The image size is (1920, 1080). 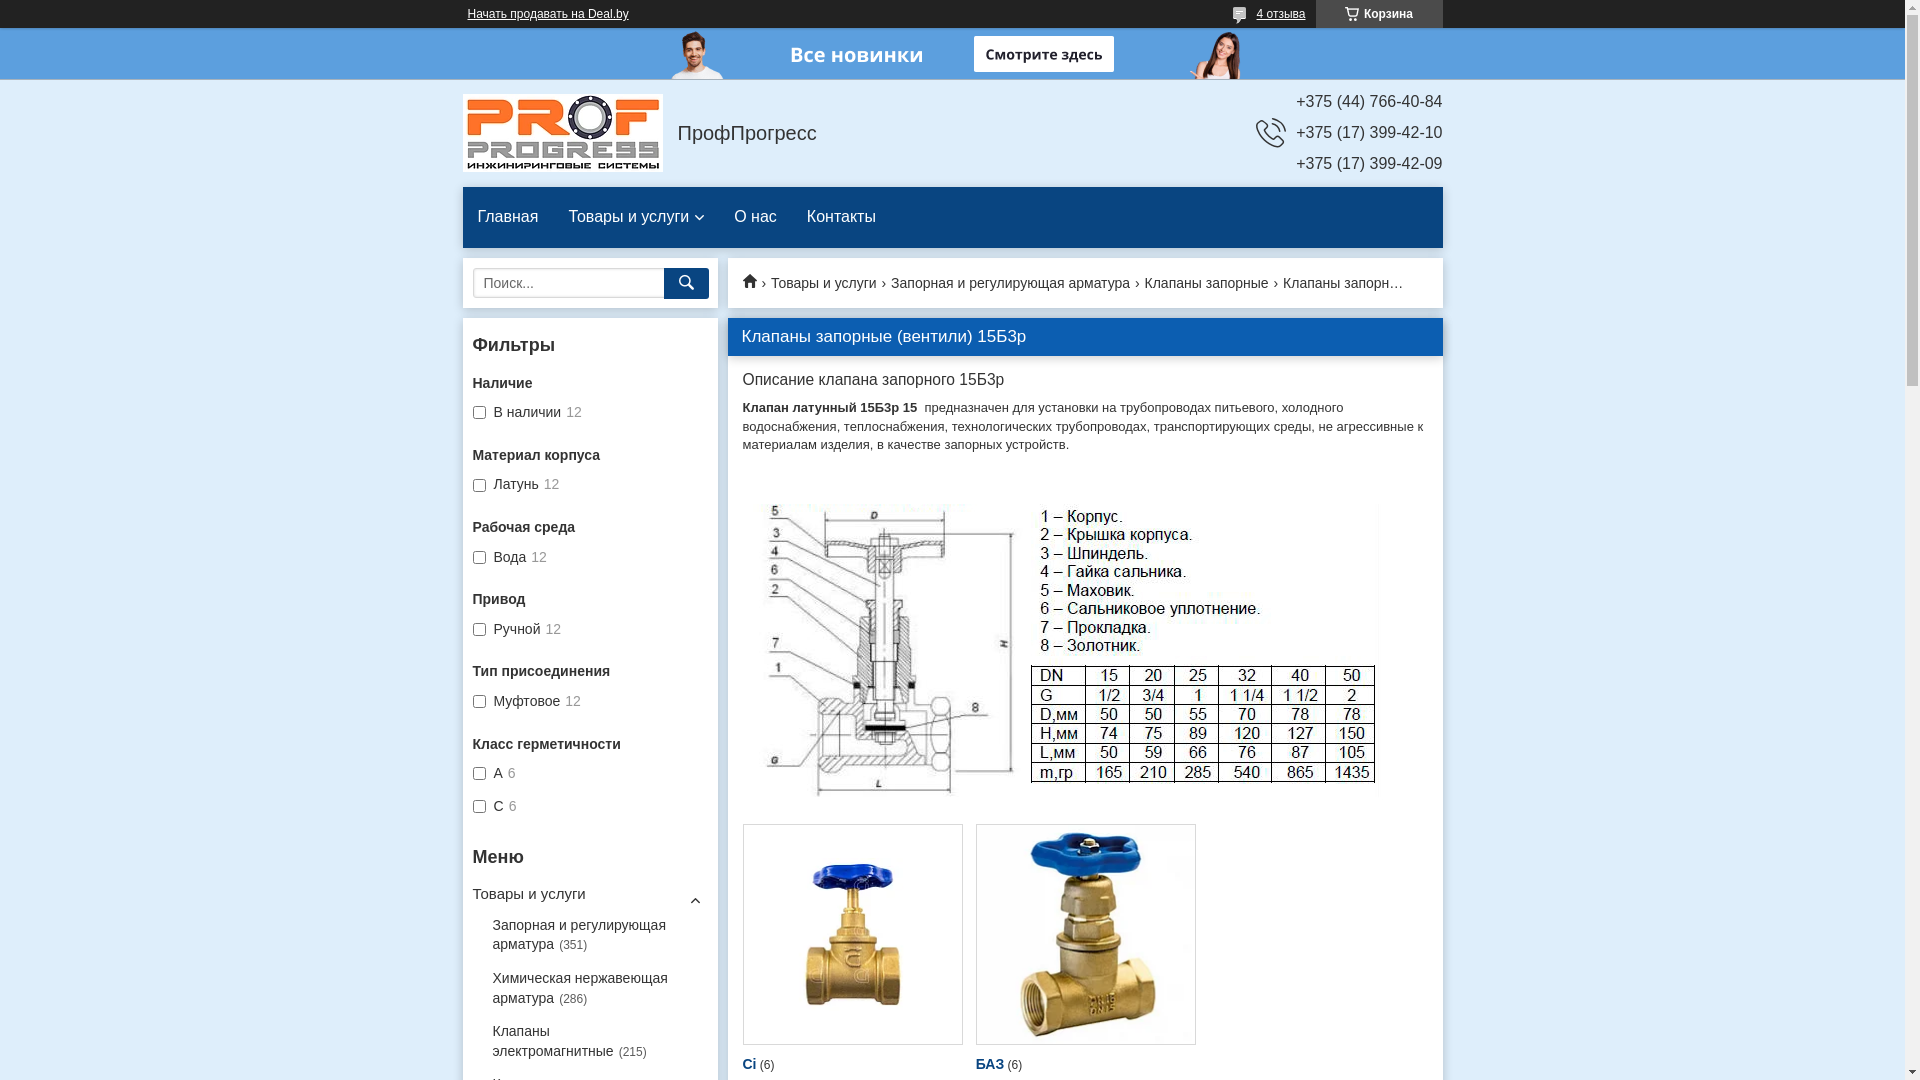 What do you see at coordinates (852, 933) in the screenshot?
I see `'Ci'` at bounding box center [852, 933].